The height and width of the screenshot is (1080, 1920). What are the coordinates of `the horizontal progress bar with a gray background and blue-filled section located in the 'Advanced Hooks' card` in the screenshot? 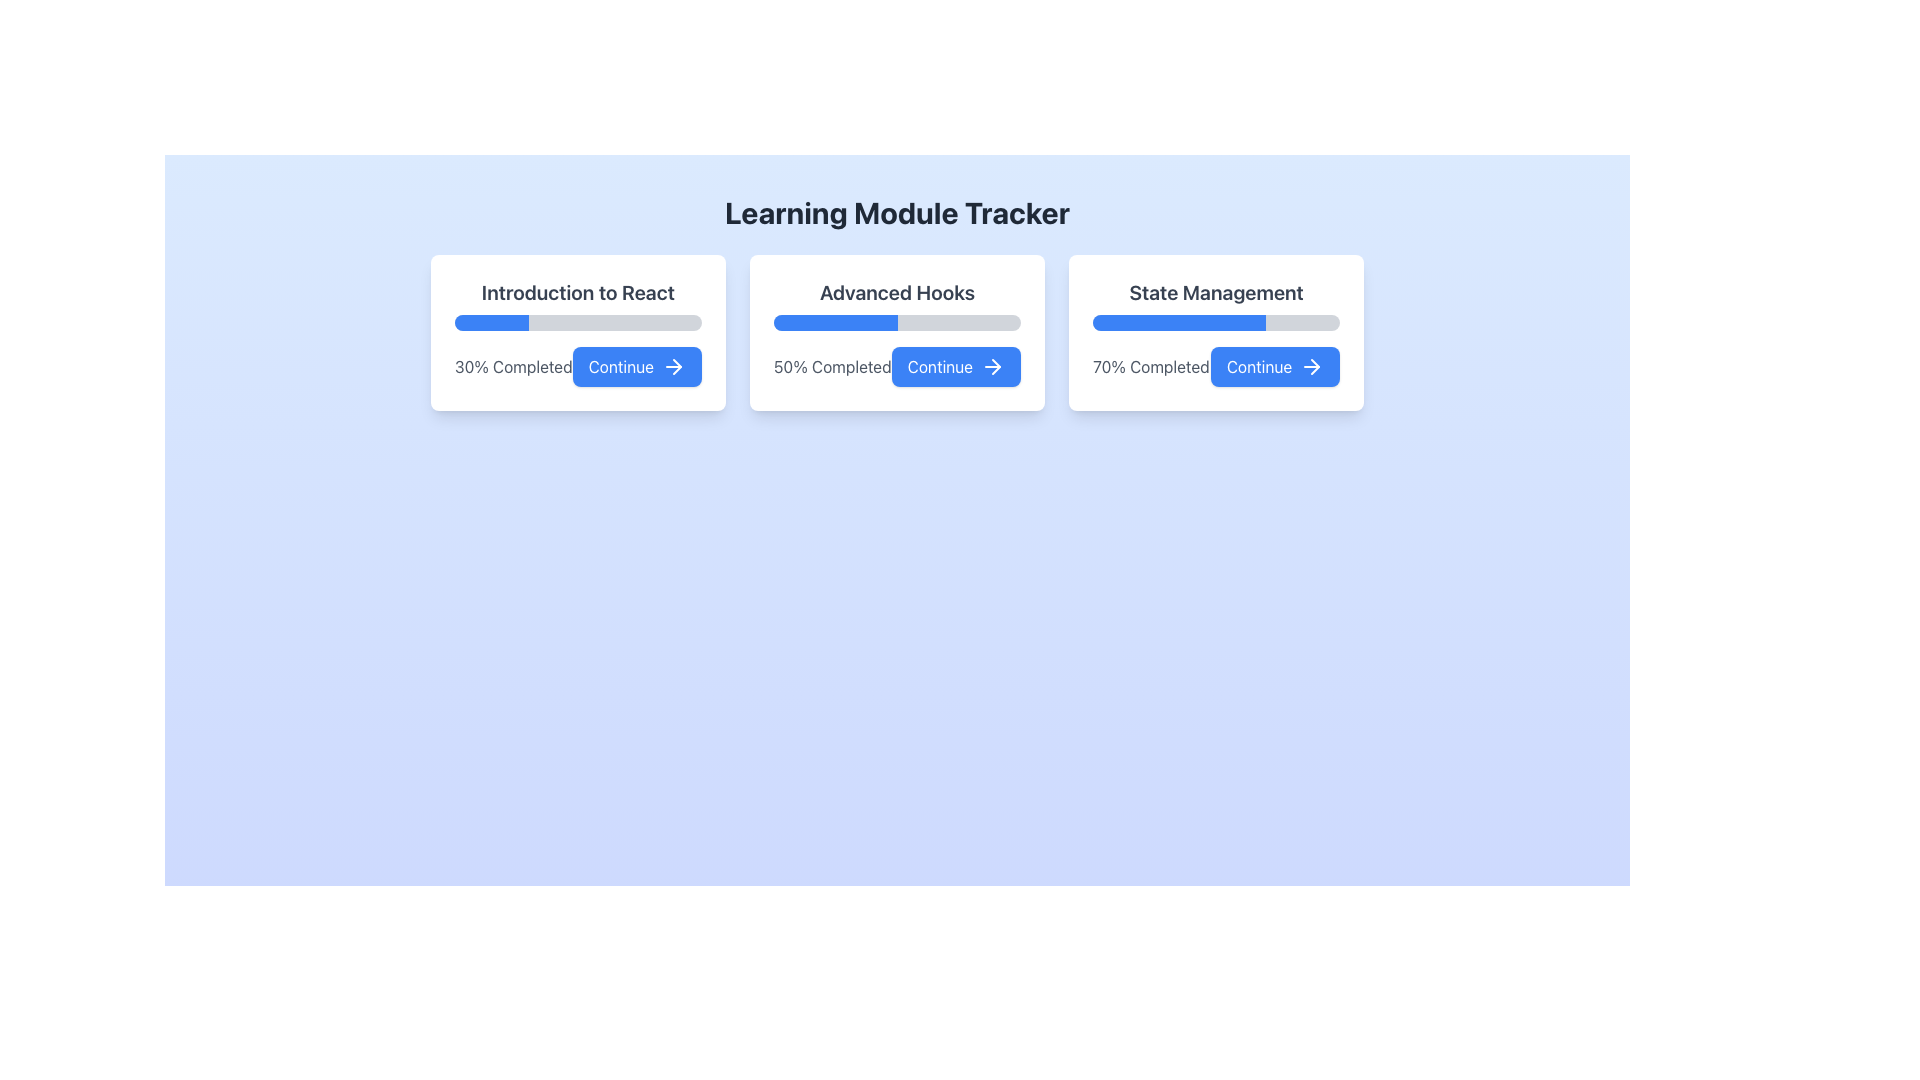 It's located at (896, 322).